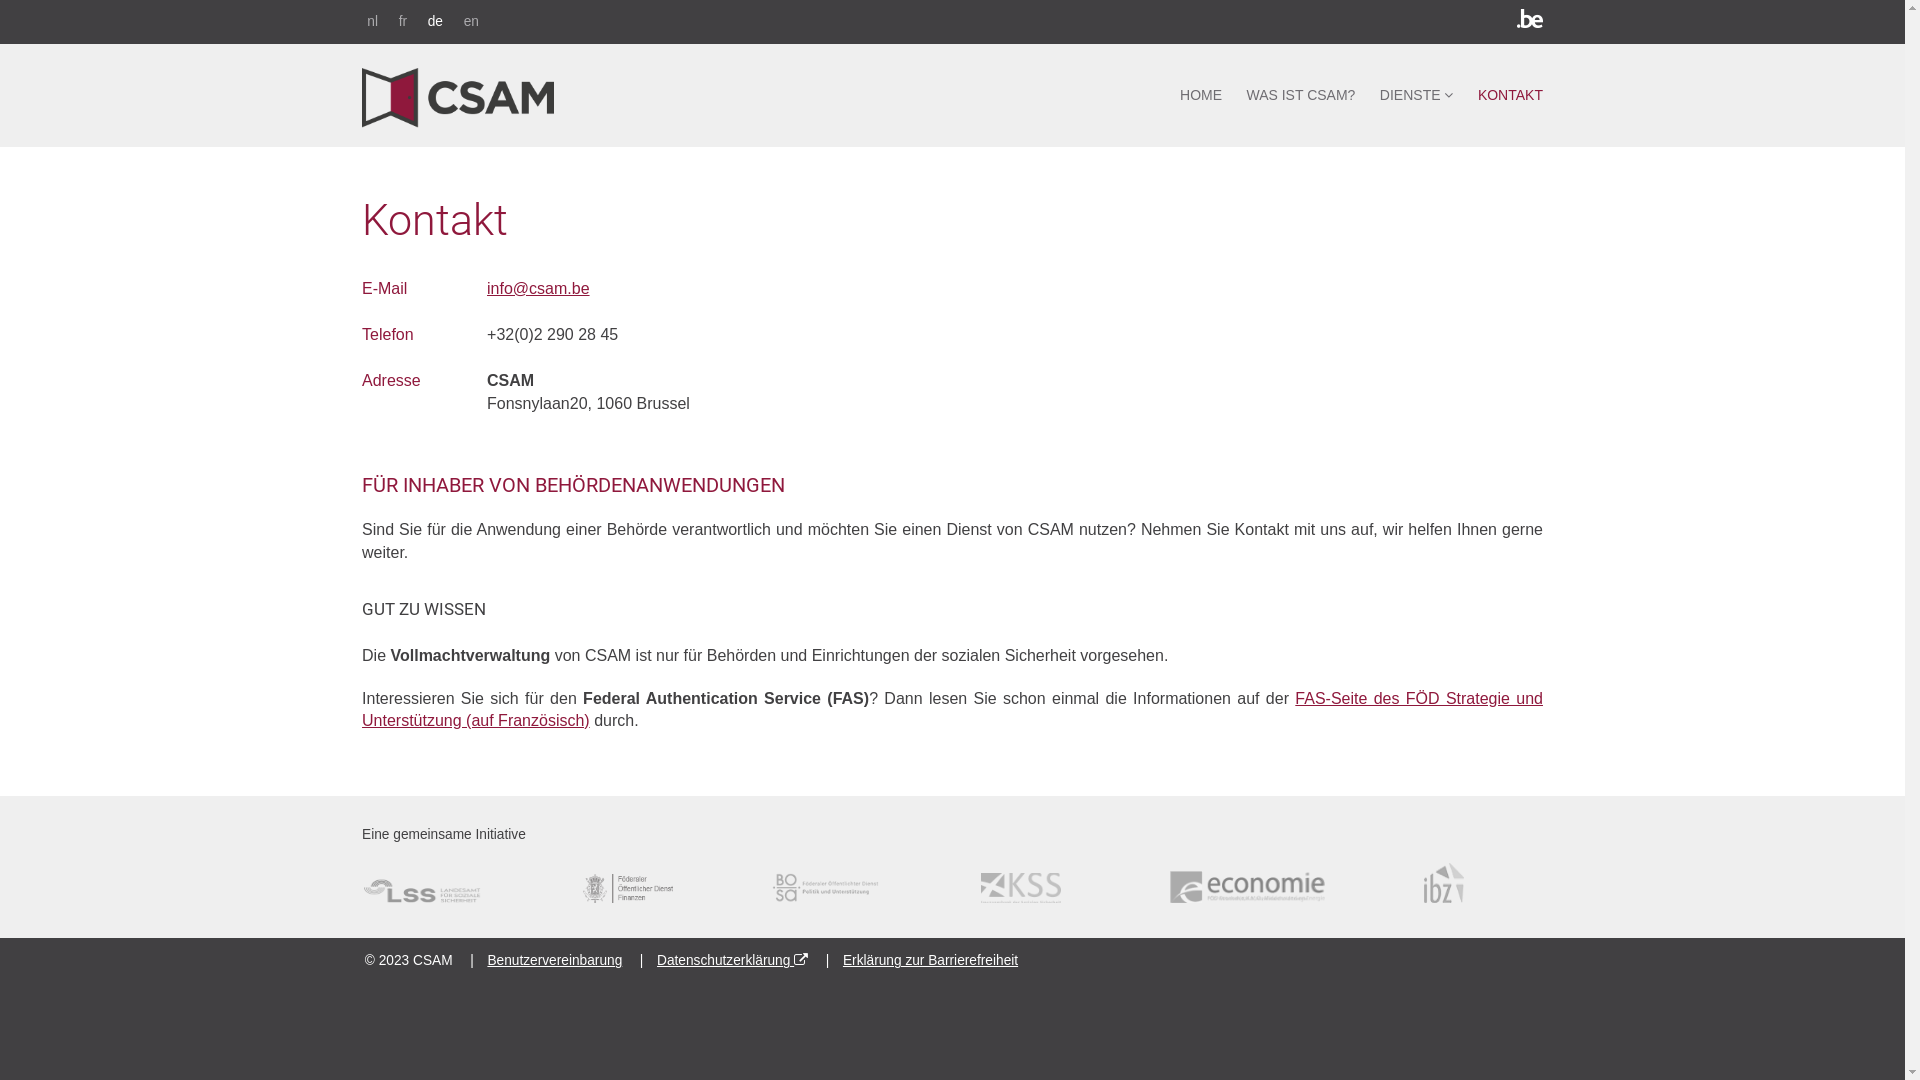 The width and height of the screenshot is (1920, 1080). I want to click on 'info@csam.be', so click(538, 288).